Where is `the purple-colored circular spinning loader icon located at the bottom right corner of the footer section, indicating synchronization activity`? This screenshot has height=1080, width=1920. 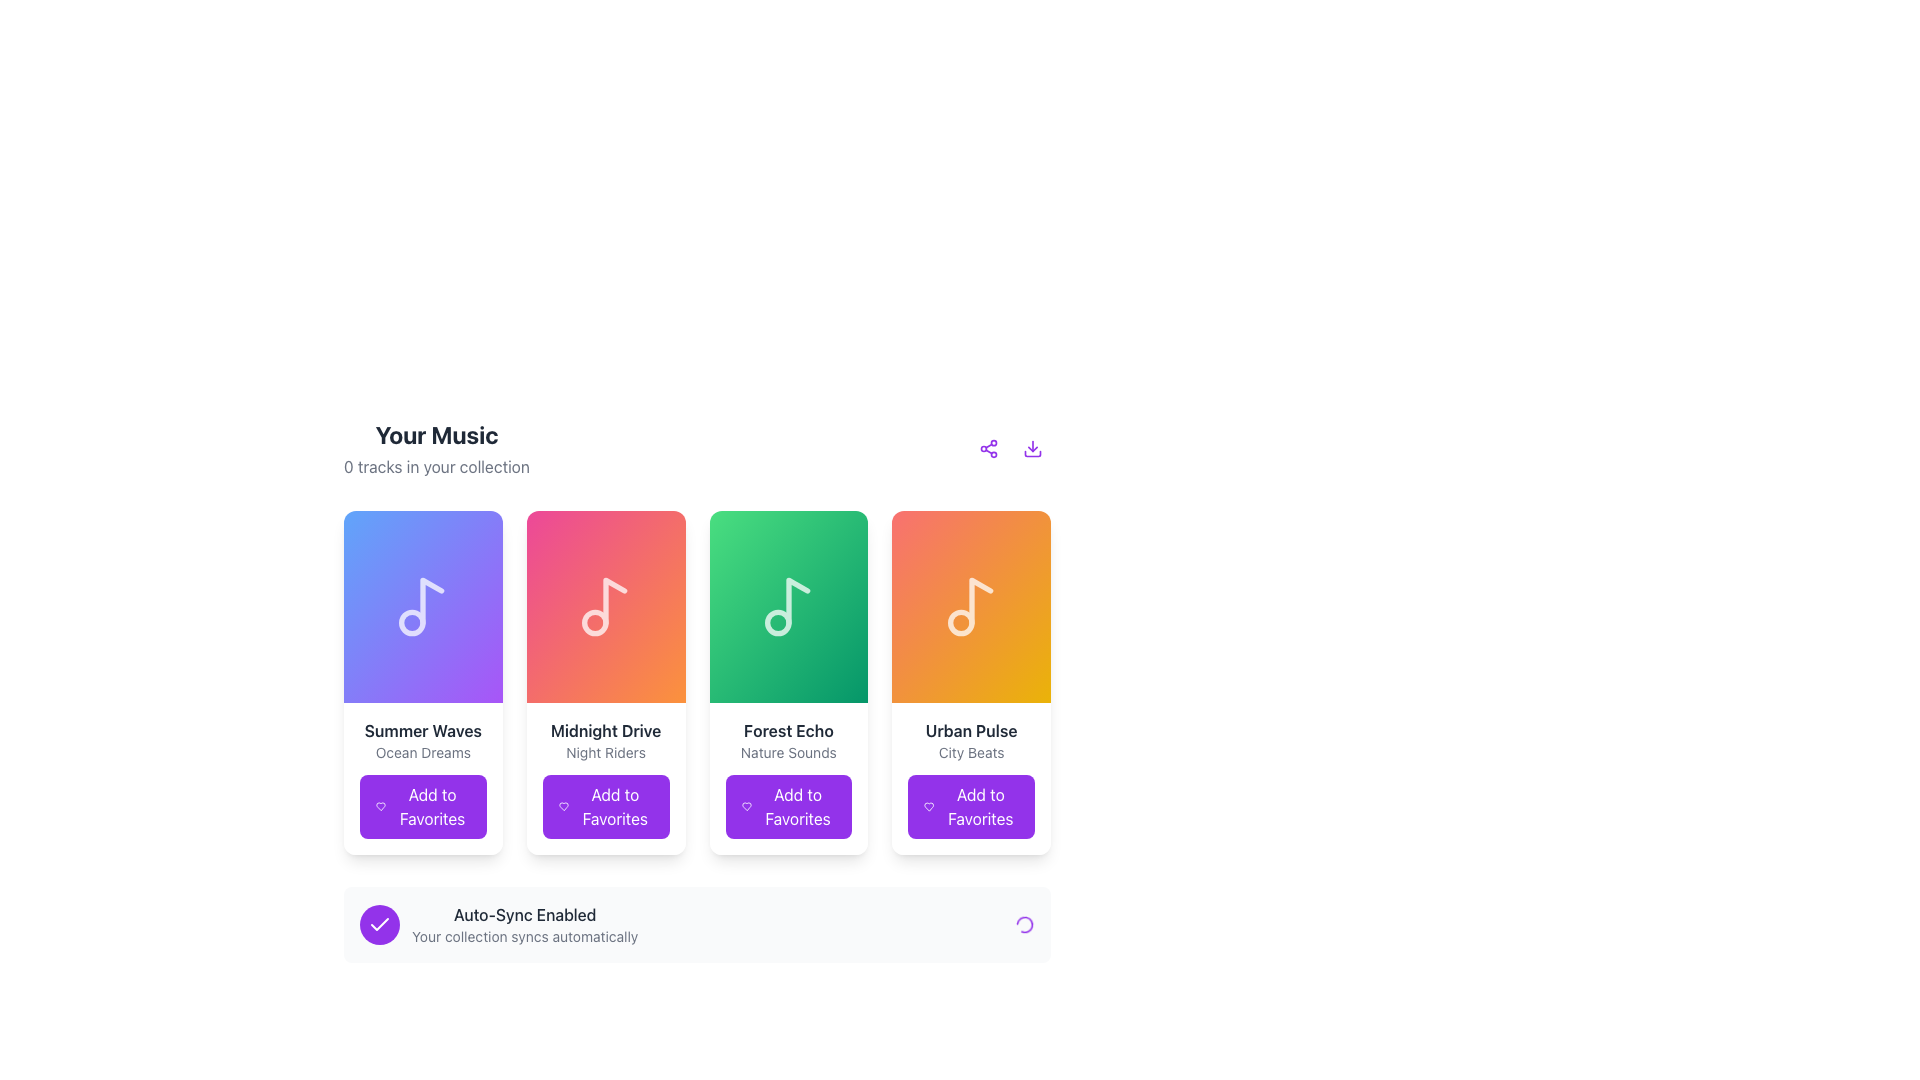 the purple-colored circular spinning loader icon located at the bottom right corner of the footer section, indicating synchronization activity is located at coordinates (1025, 925).